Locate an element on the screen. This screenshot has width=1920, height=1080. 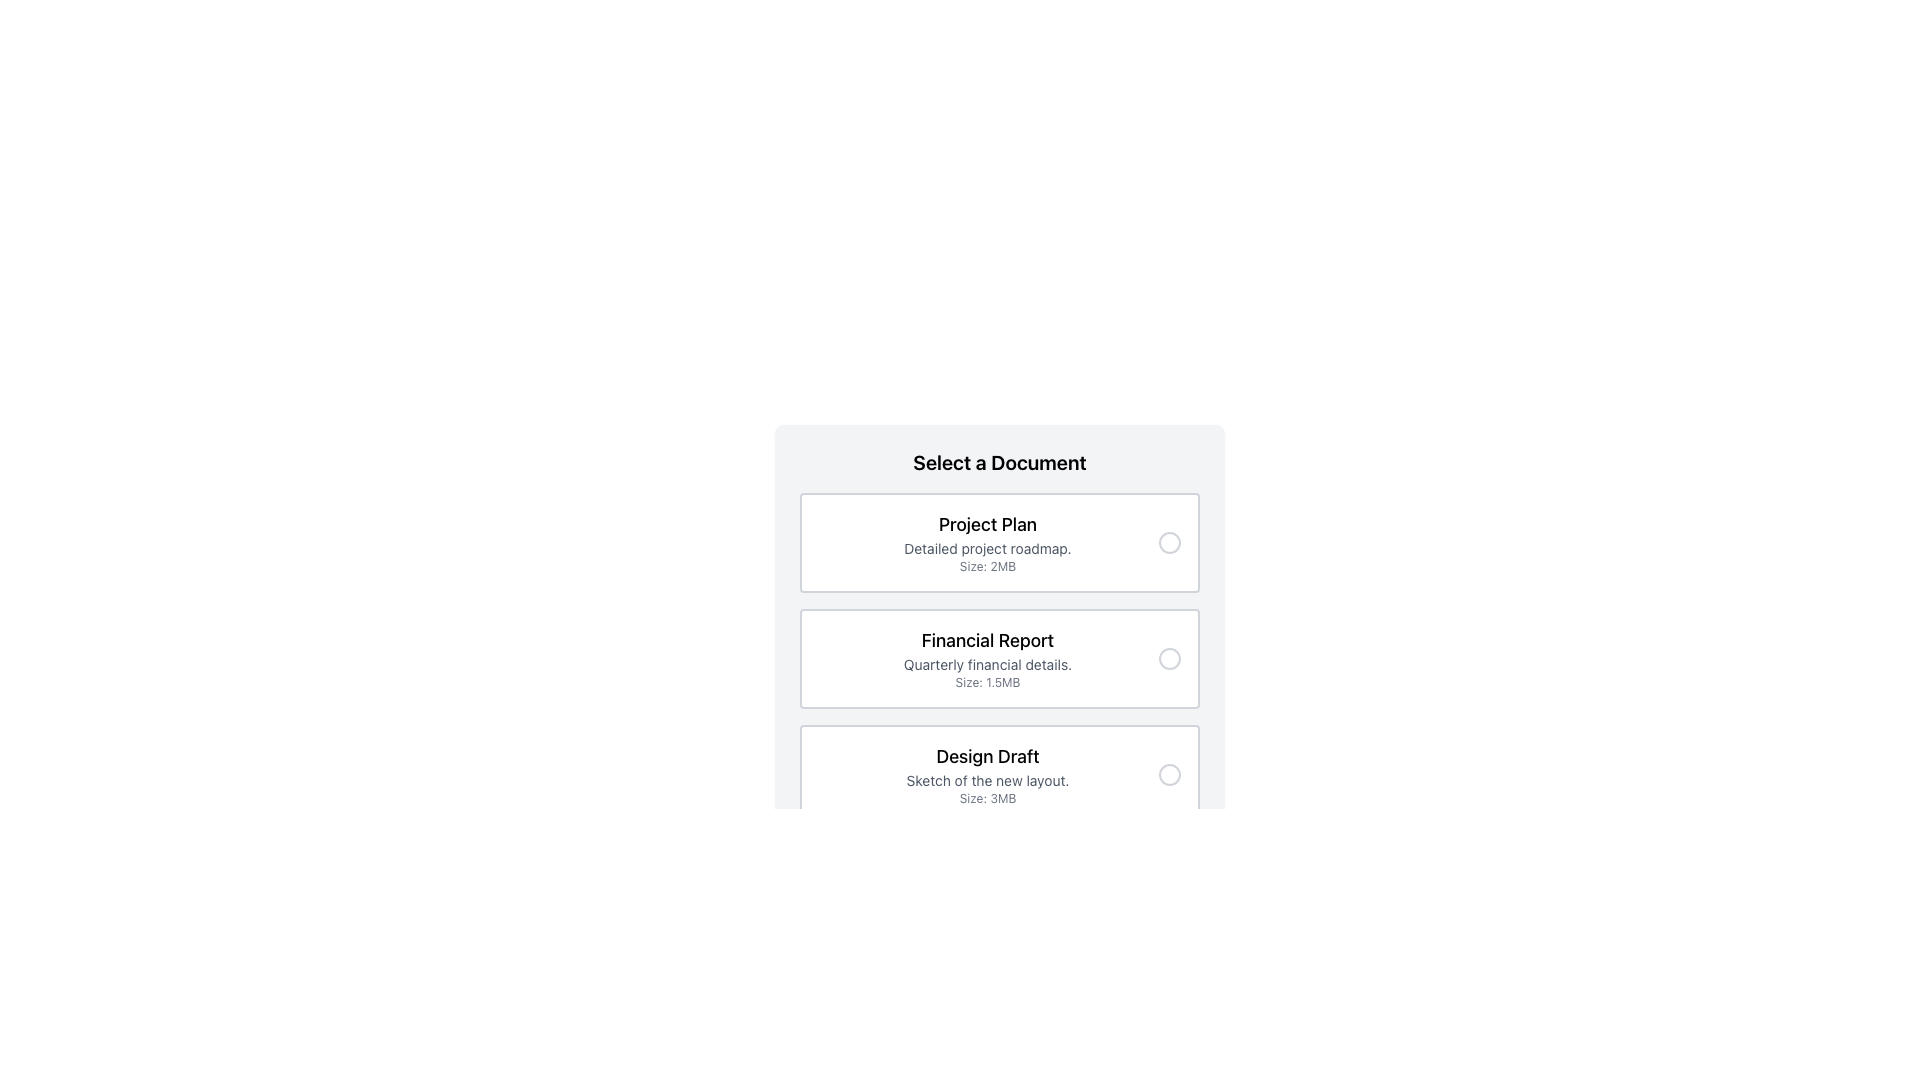
the text block containing 'Project Plan', 'Detailed project roadmap.', and 'Size: 2MB', which is the first content block in a list of items is located at coordinates (988, 543).